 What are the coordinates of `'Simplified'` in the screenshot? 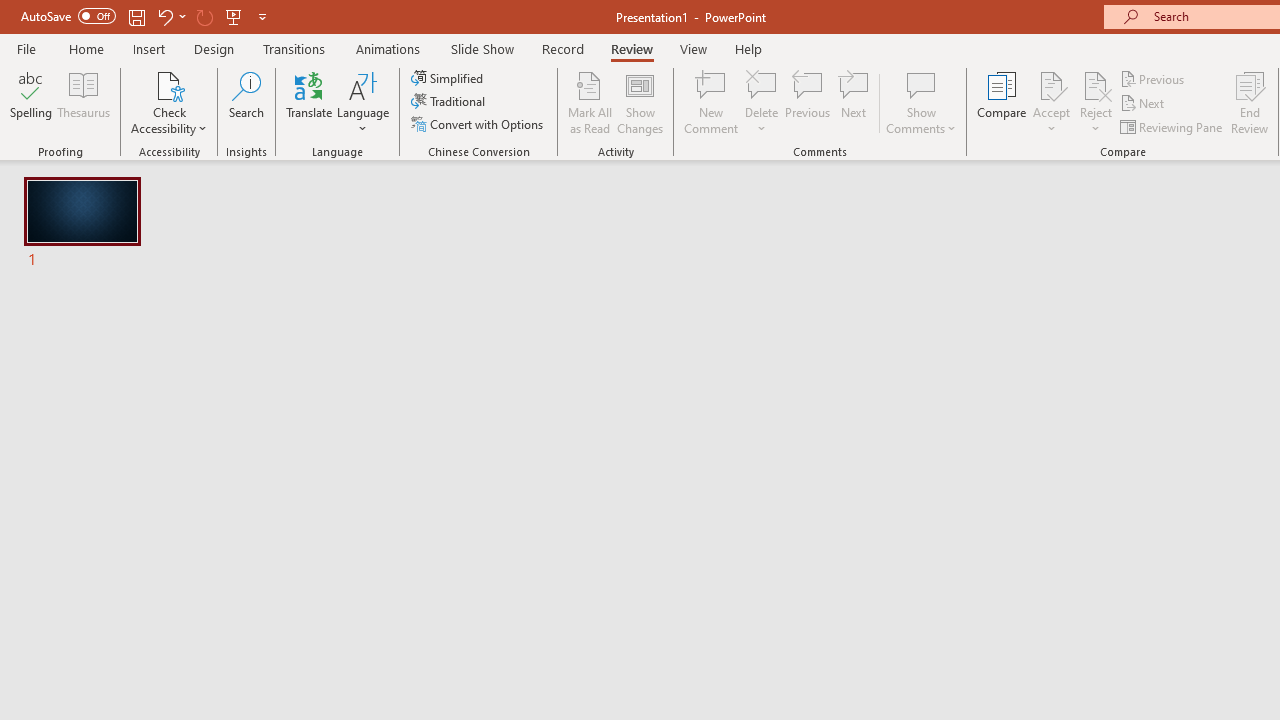 It's located at (448, 77).